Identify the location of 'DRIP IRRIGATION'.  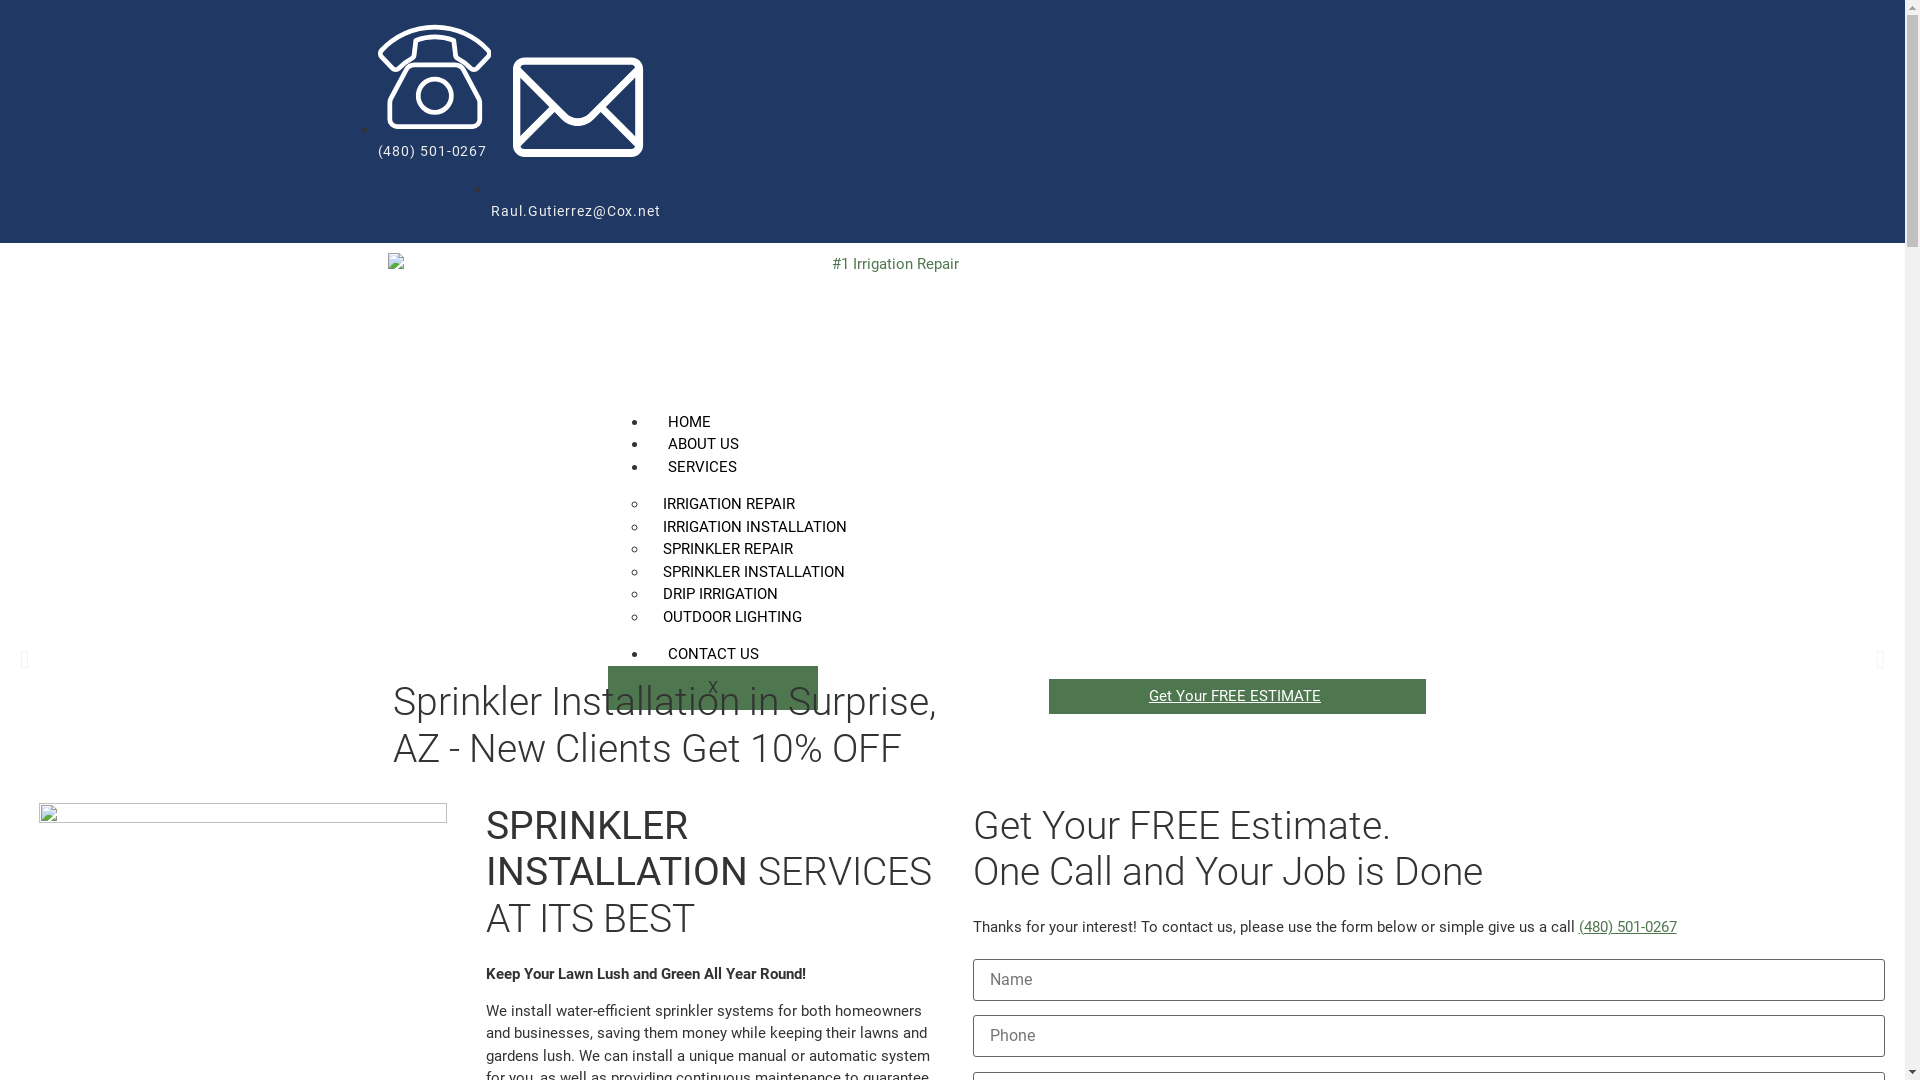
(720, 593).